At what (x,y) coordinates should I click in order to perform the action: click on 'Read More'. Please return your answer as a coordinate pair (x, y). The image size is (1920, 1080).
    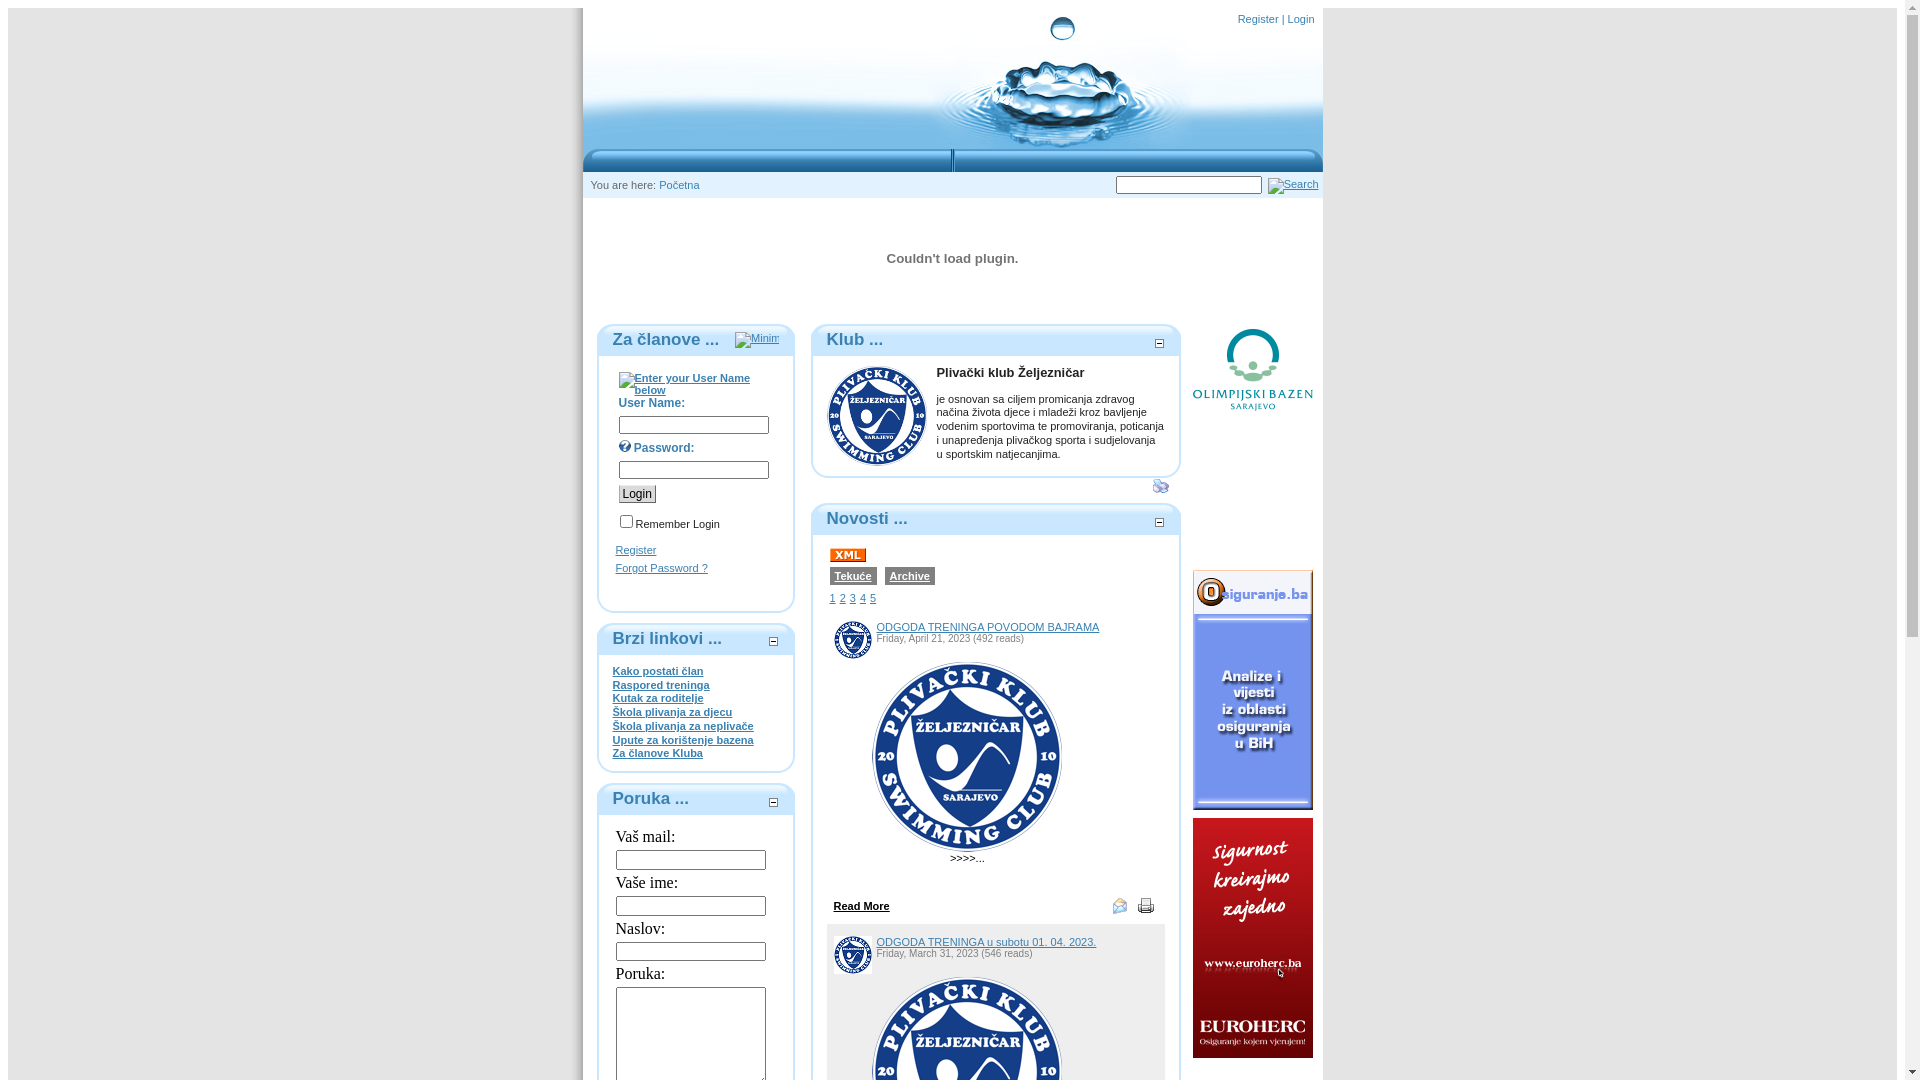
    Looking at the image, I should click on (862, 906).